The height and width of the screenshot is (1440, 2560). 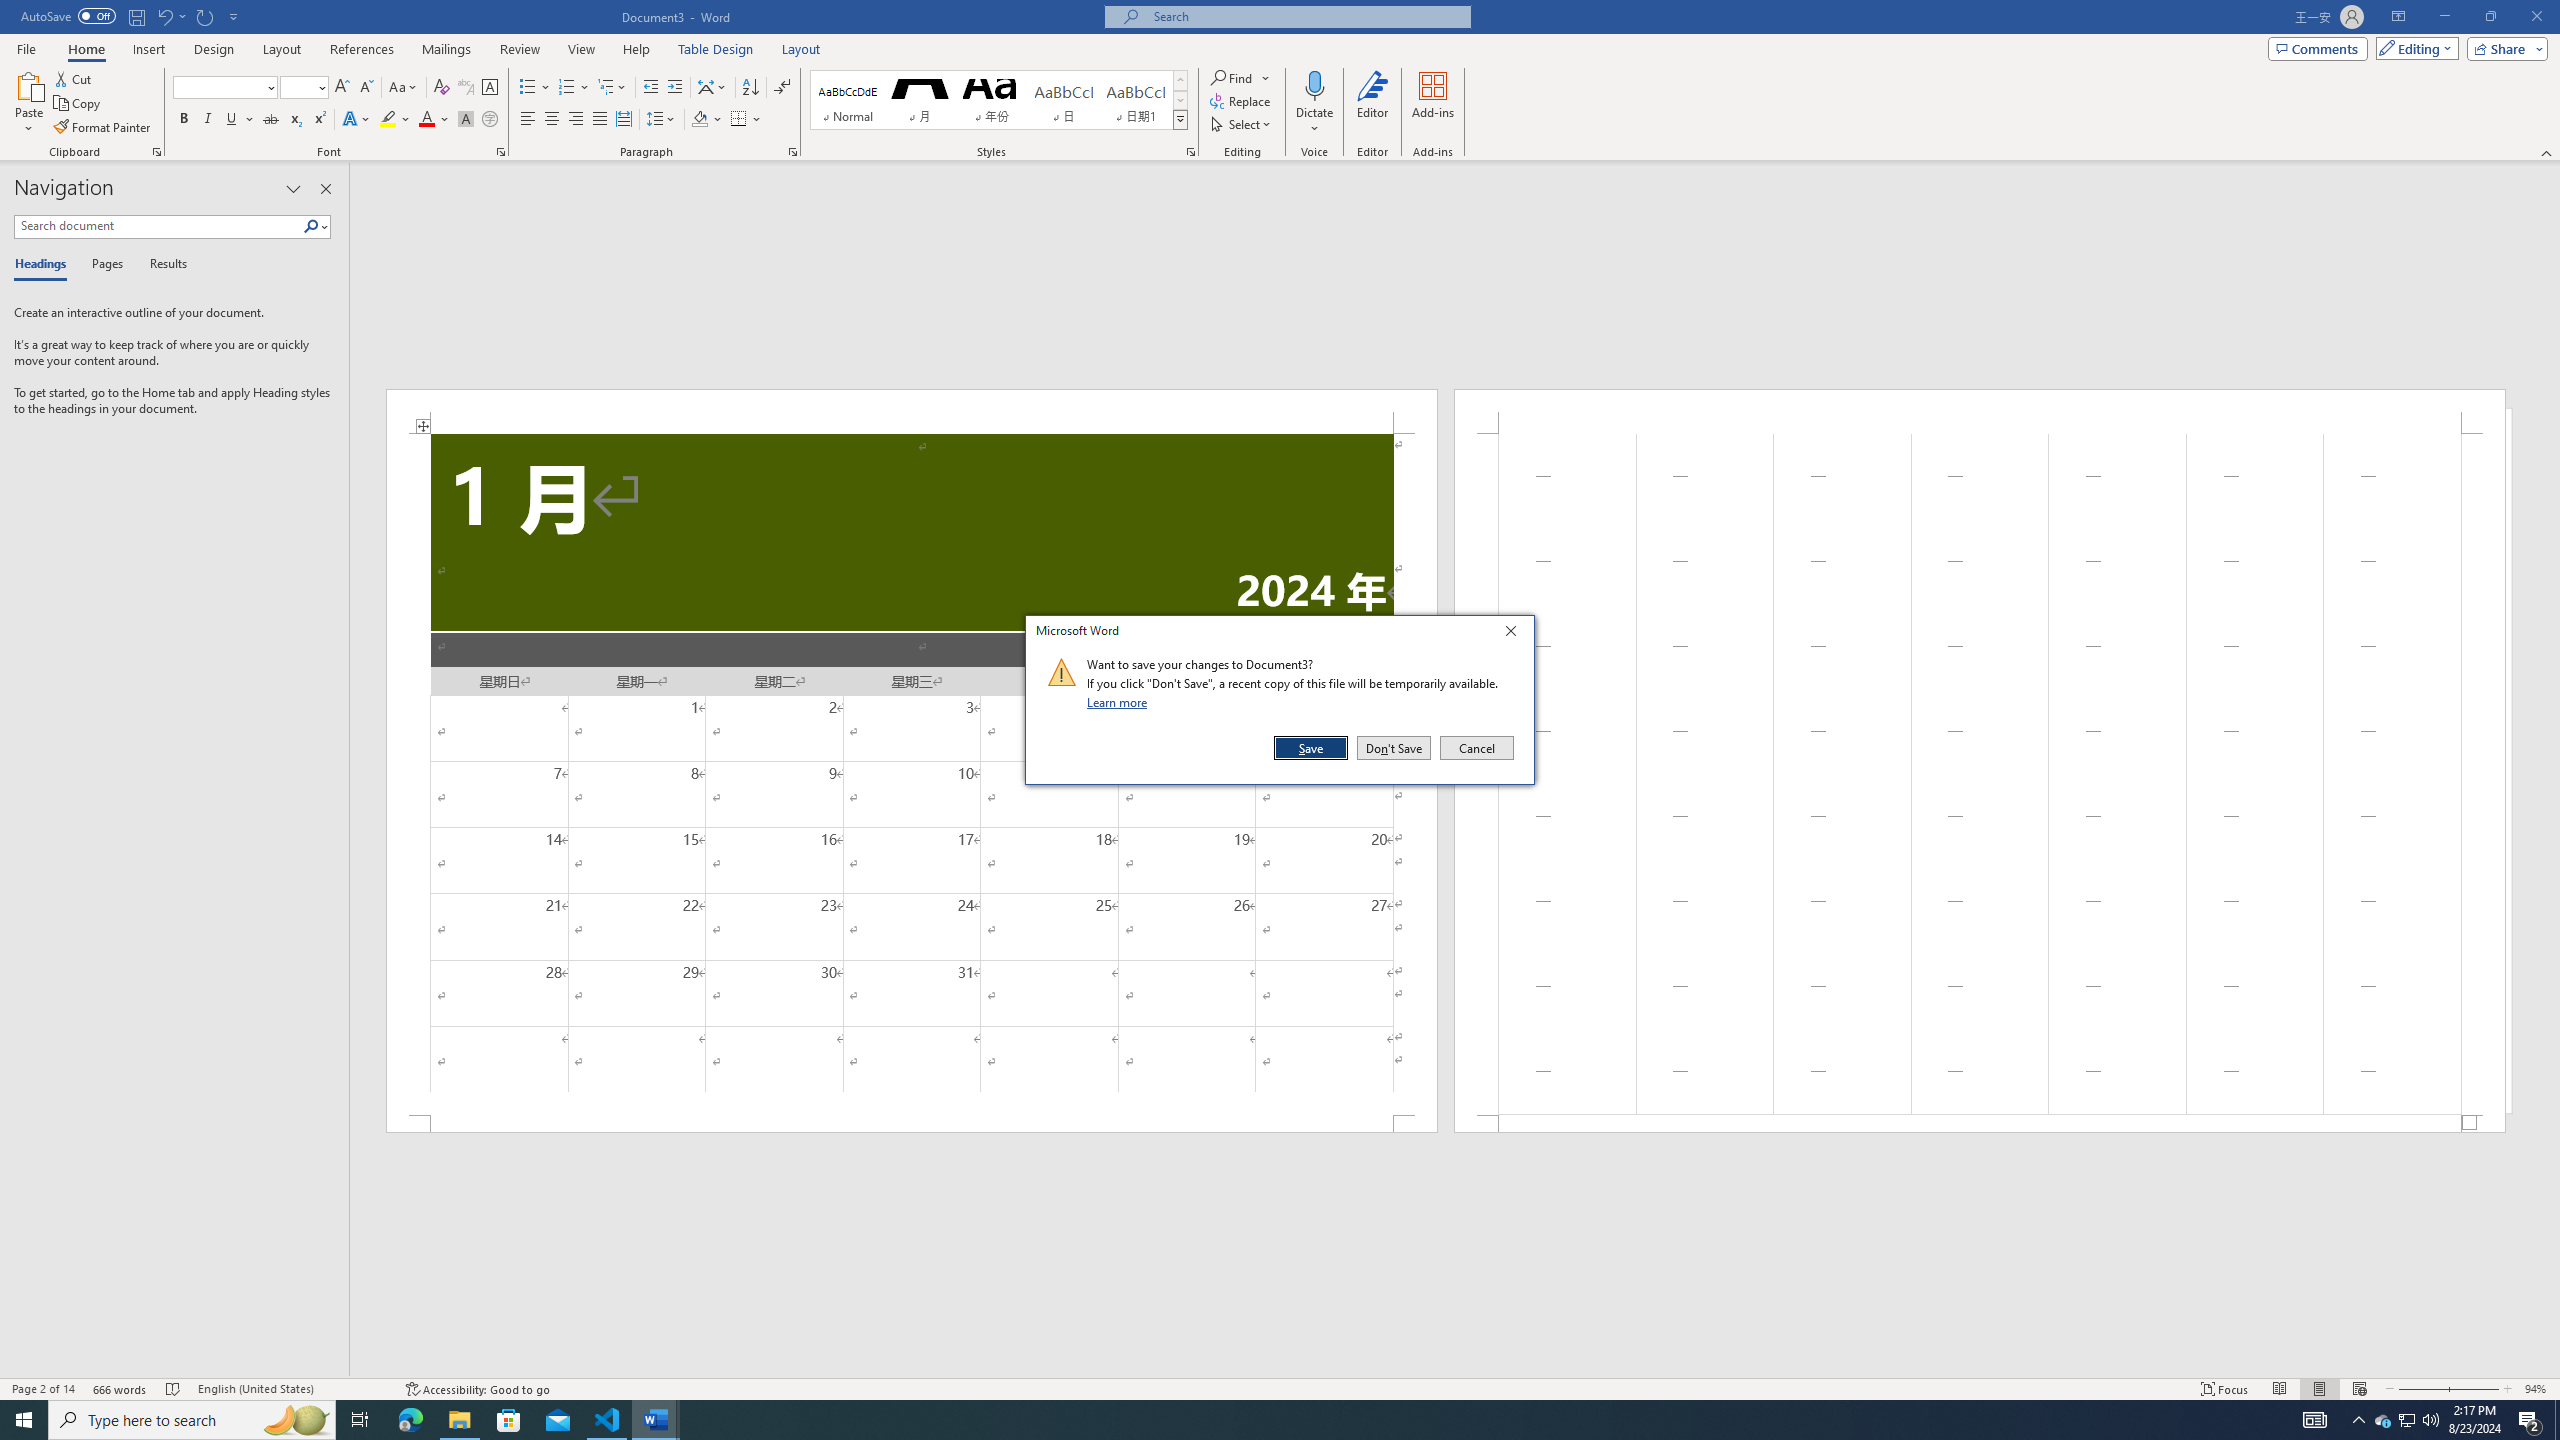 What do you see at coordinates (409, 1418) in the screenshot?
I see `'Microsoft Edge'` at bounding box center [409, 1418].